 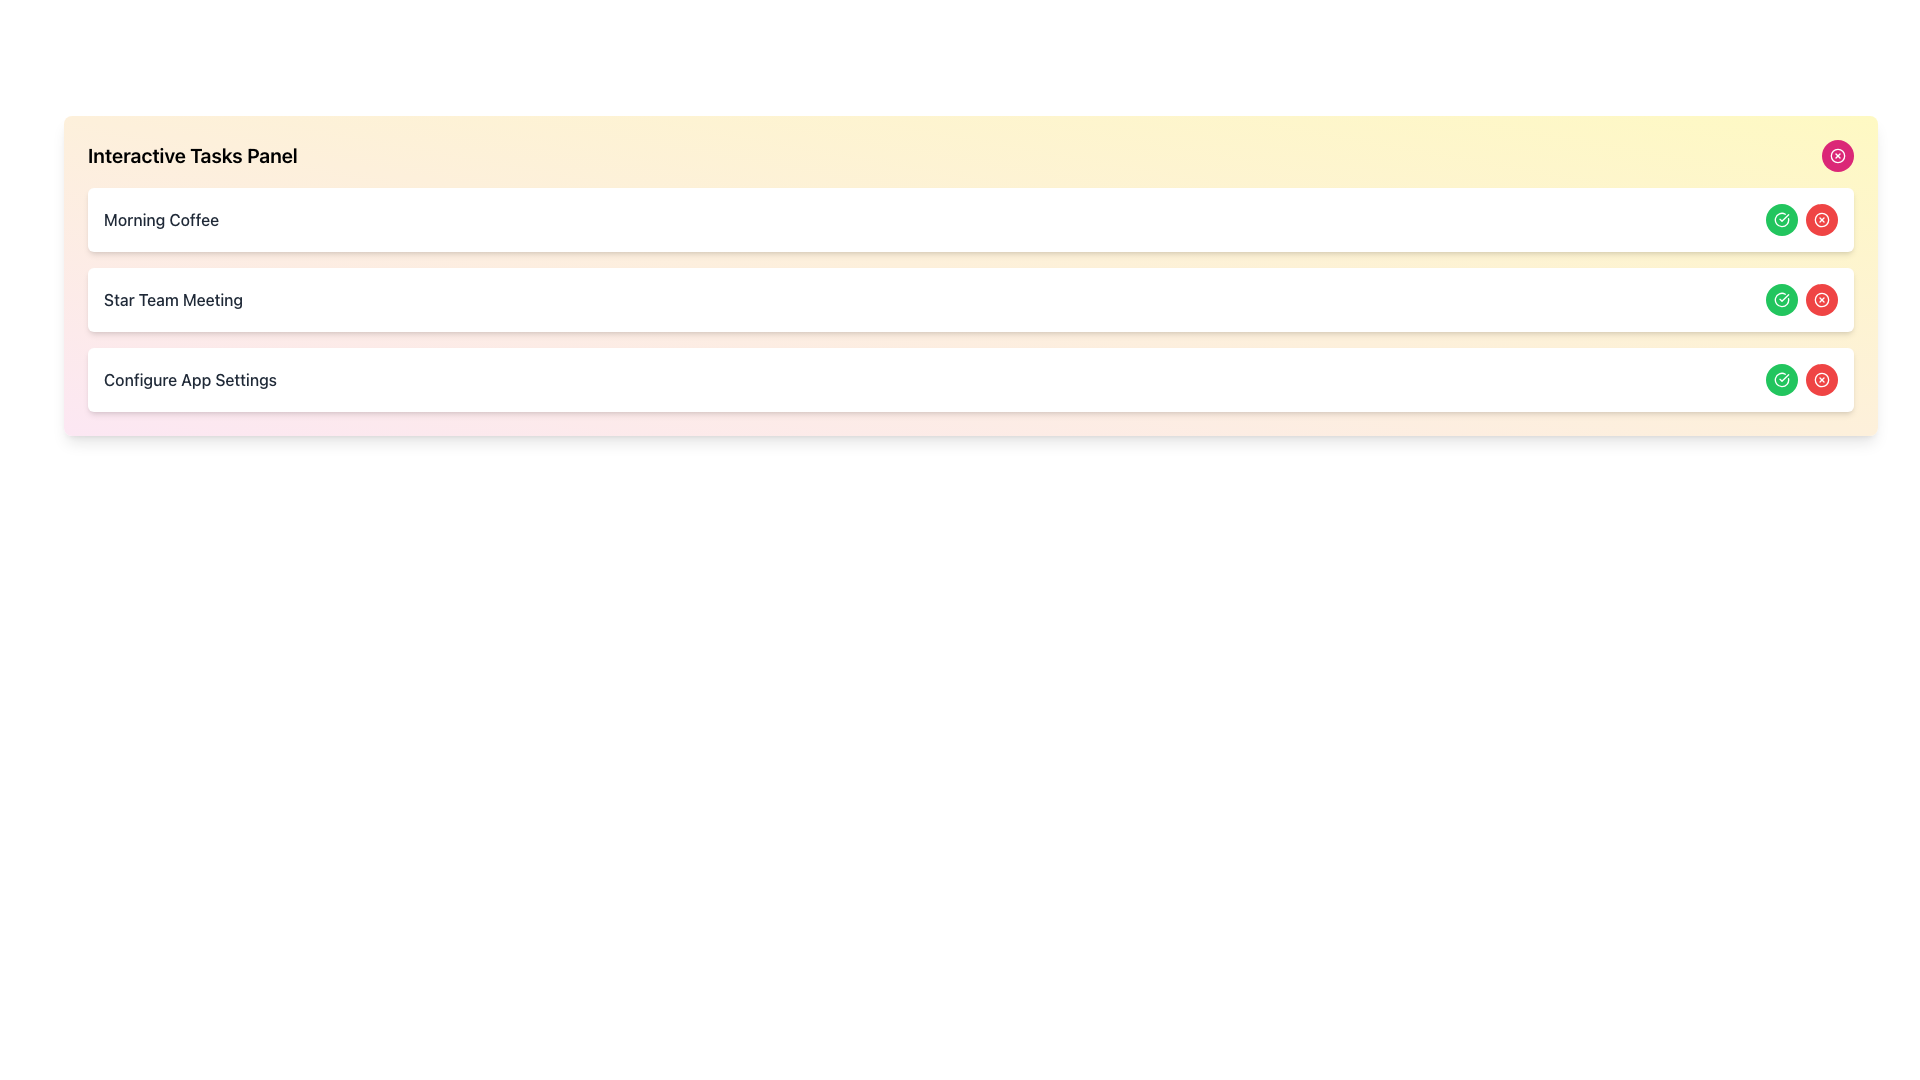 I want to click on the confirm button located in the second row of buttons on the right side of the middle task block in the interface, so click(x=1781, y=219).